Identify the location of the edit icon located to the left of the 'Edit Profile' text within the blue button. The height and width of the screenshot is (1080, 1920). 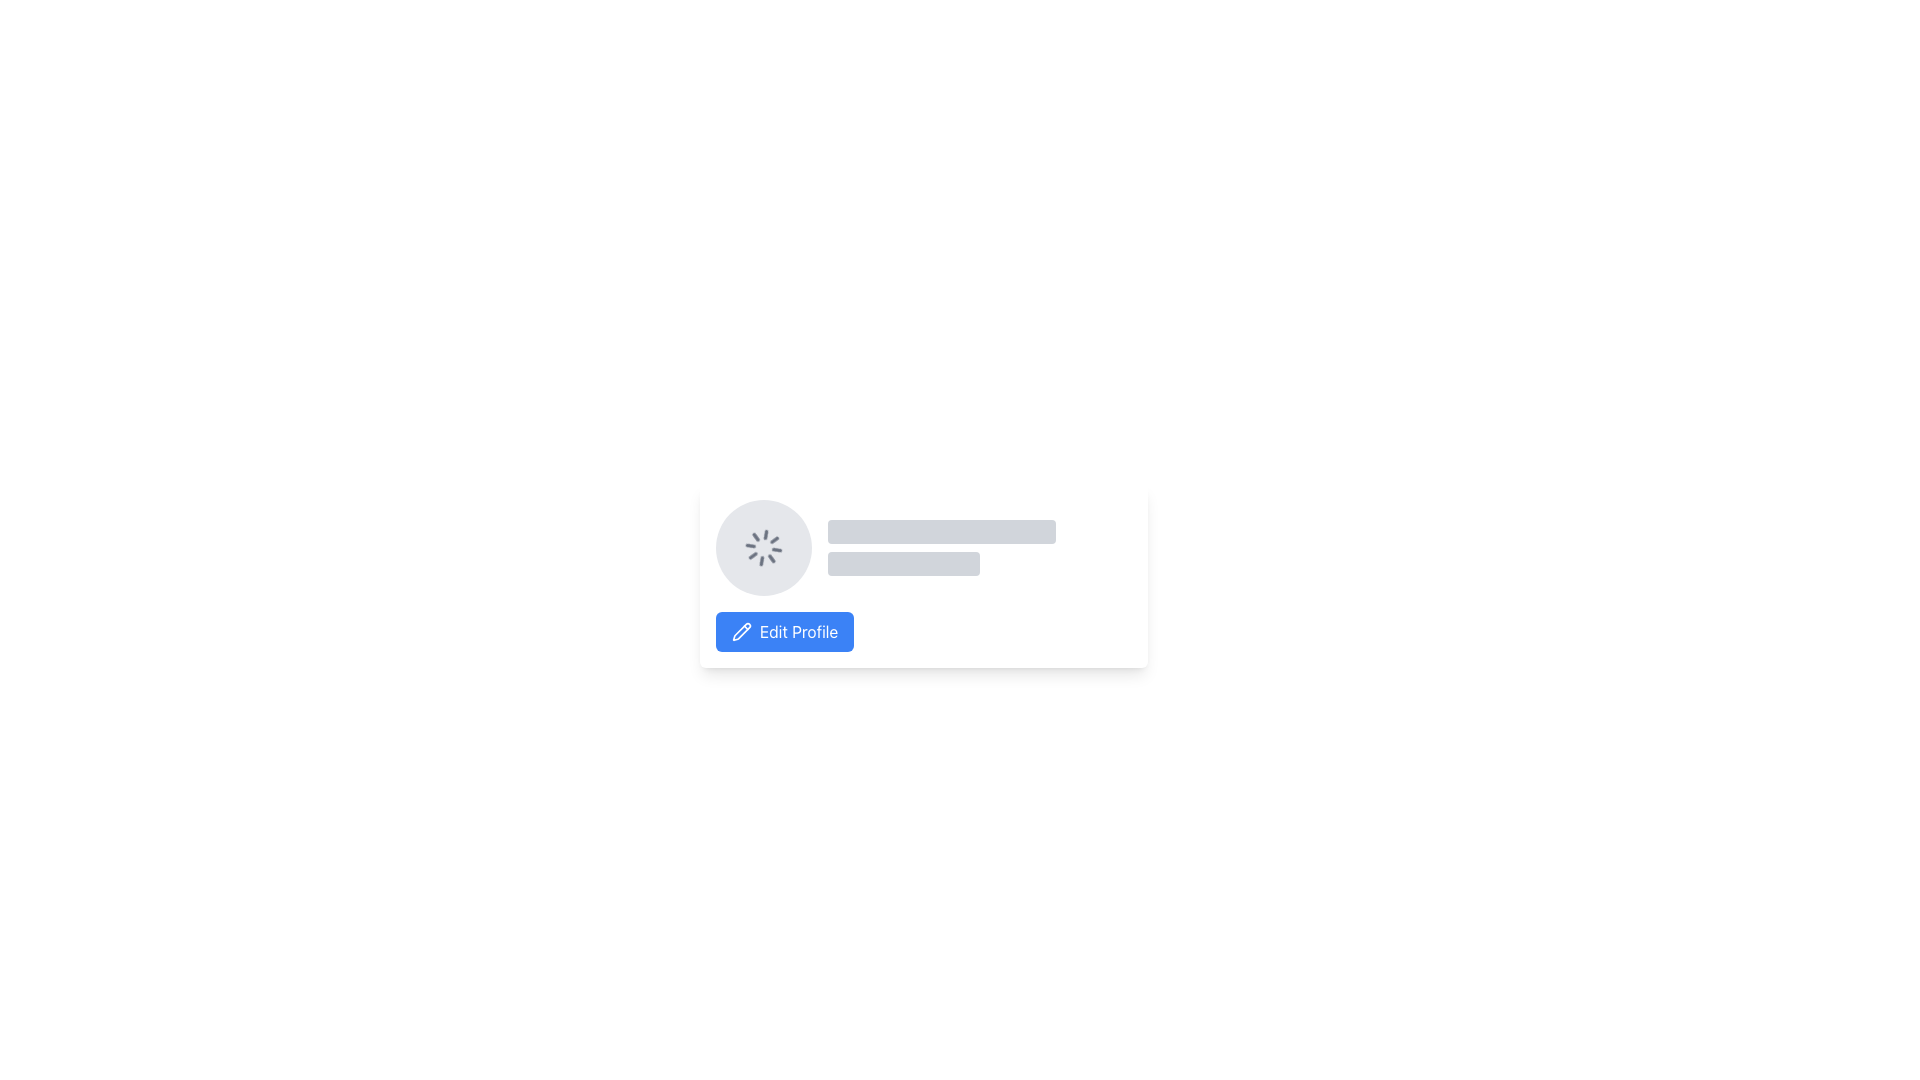
(741, 632).